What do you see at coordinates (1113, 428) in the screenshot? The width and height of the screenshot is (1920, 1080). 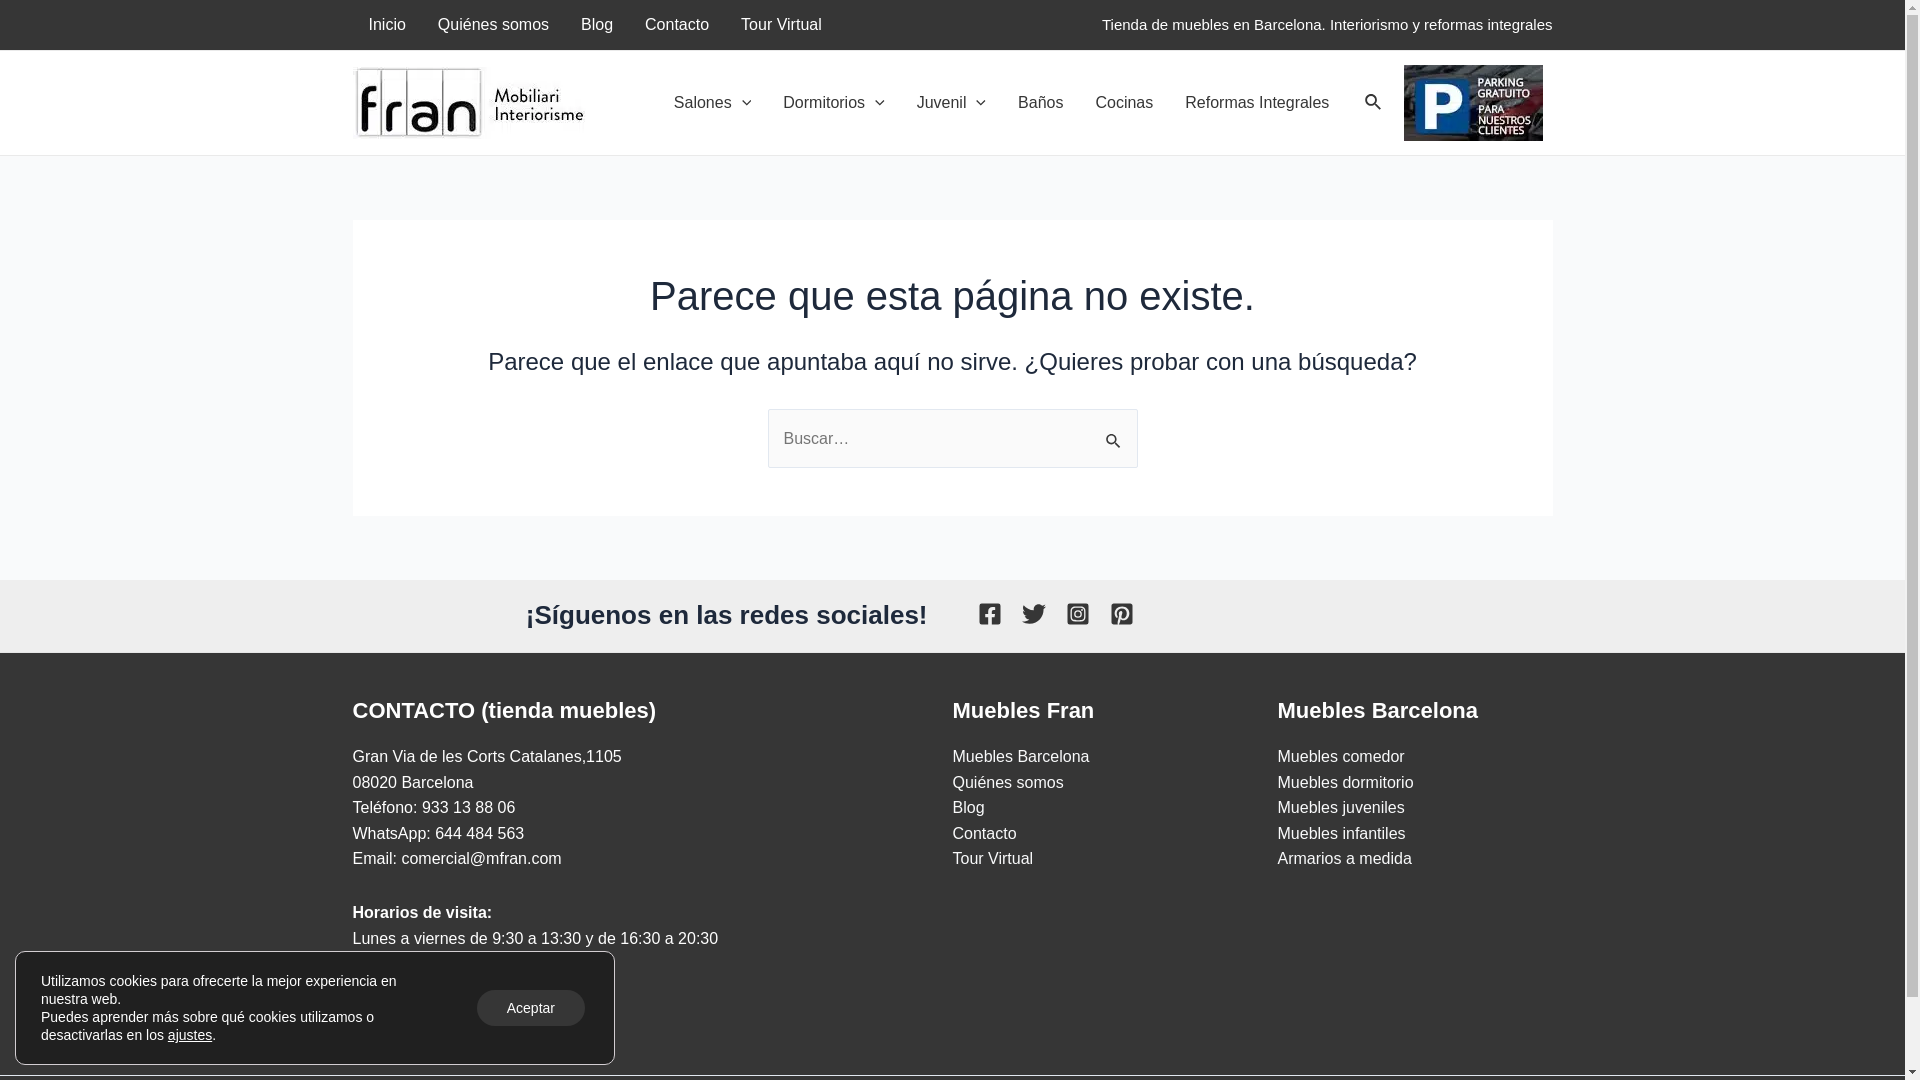 I see `'Buscar'` at bounding box center [1113, 428].